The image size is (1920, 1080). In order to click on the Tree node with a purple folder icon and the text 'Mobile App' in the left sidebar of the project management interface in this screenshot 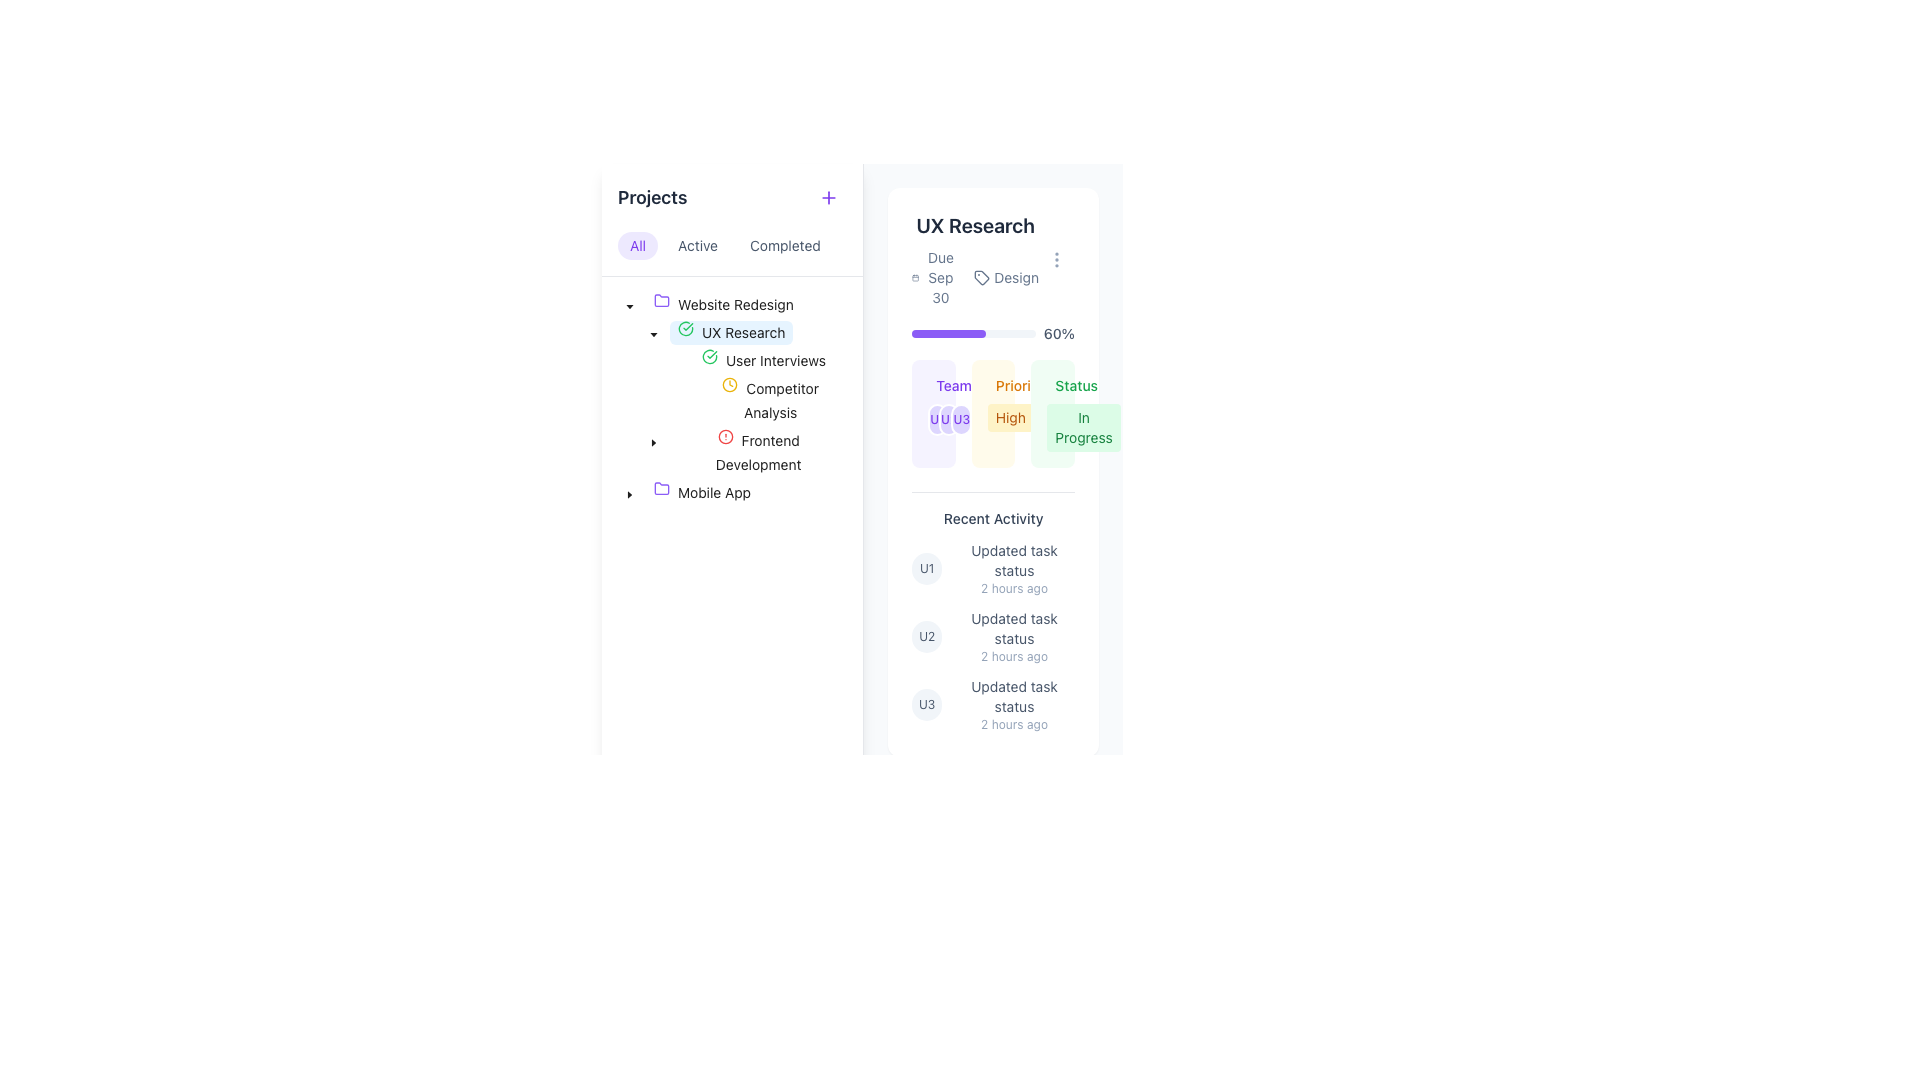, I will do `click(688, 493)`.